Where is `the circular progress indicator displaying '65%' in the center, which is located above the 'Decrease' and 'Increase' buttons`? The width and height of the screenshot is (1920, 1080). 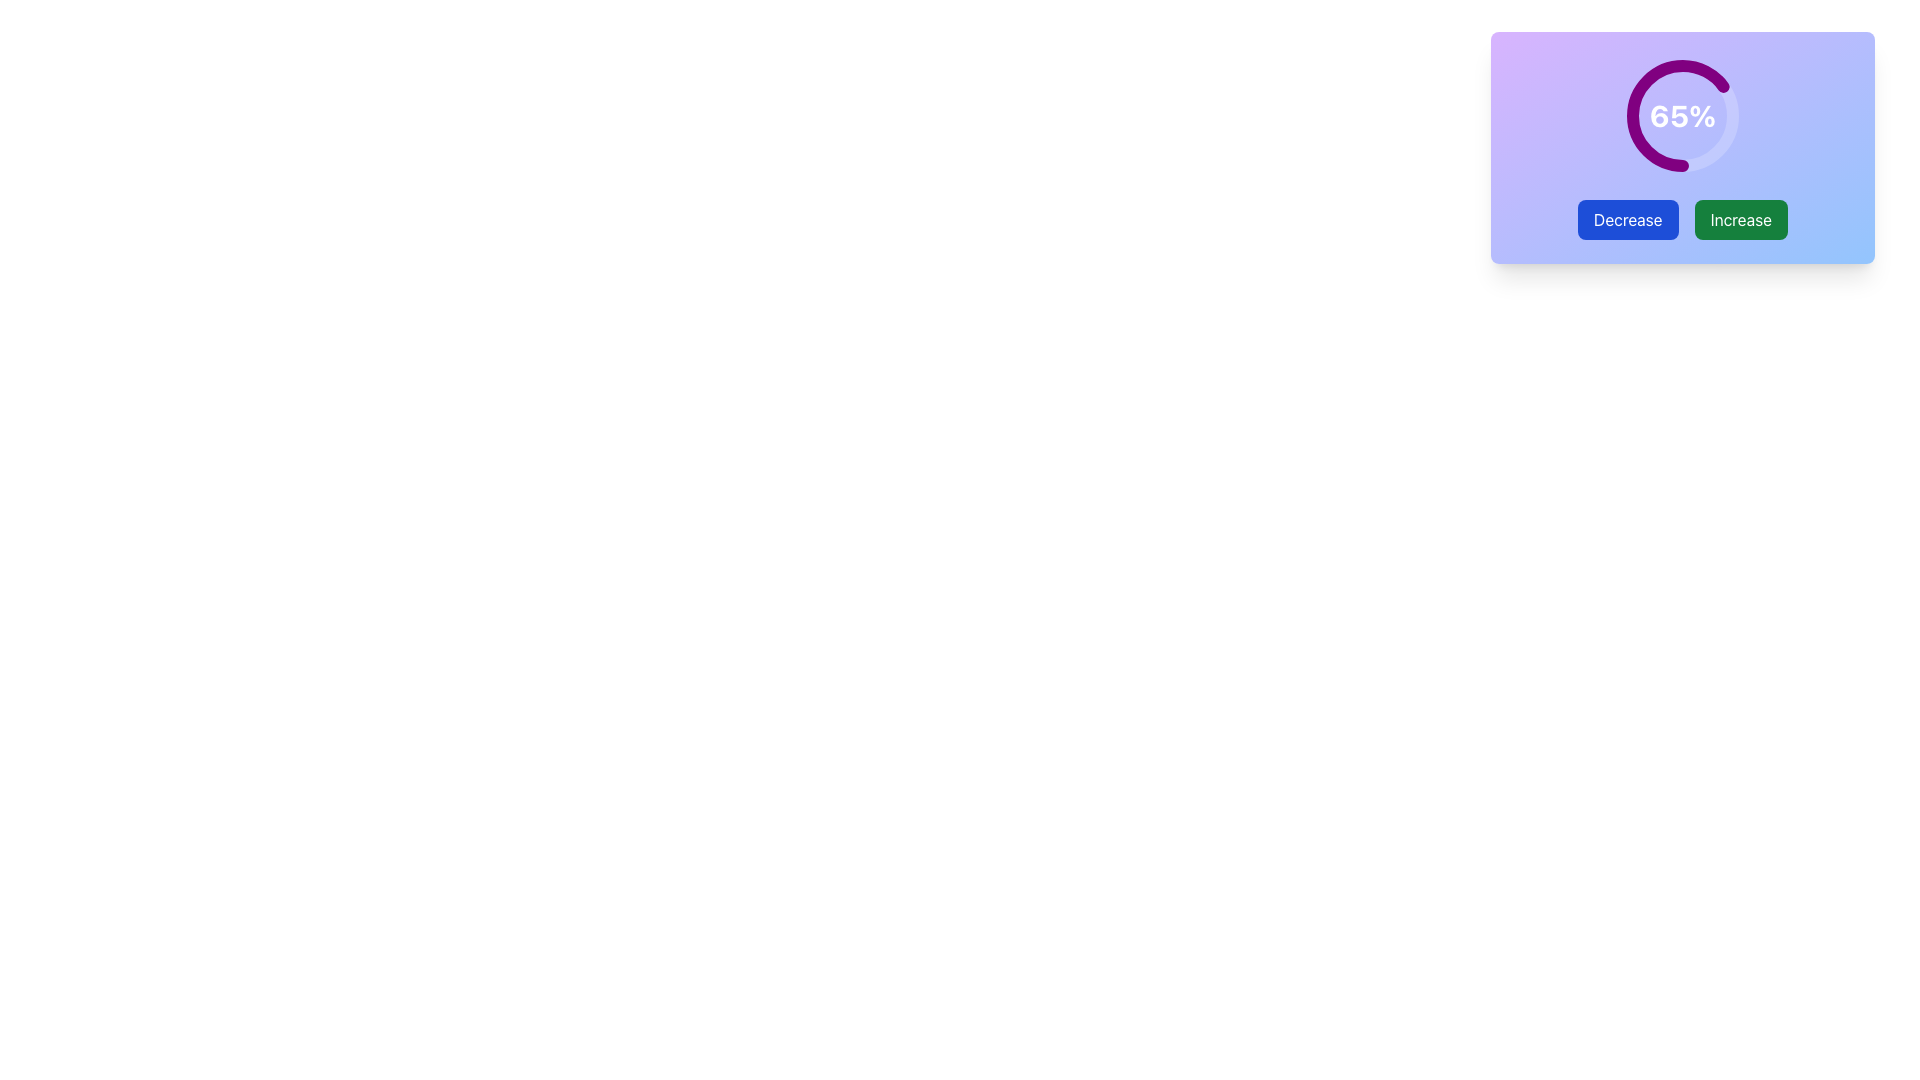 the circular progress indicator displaying '65%' in the center, which is located above the 'Decrease' and 'Increase' buttons is located at coordinates (1682, 115).